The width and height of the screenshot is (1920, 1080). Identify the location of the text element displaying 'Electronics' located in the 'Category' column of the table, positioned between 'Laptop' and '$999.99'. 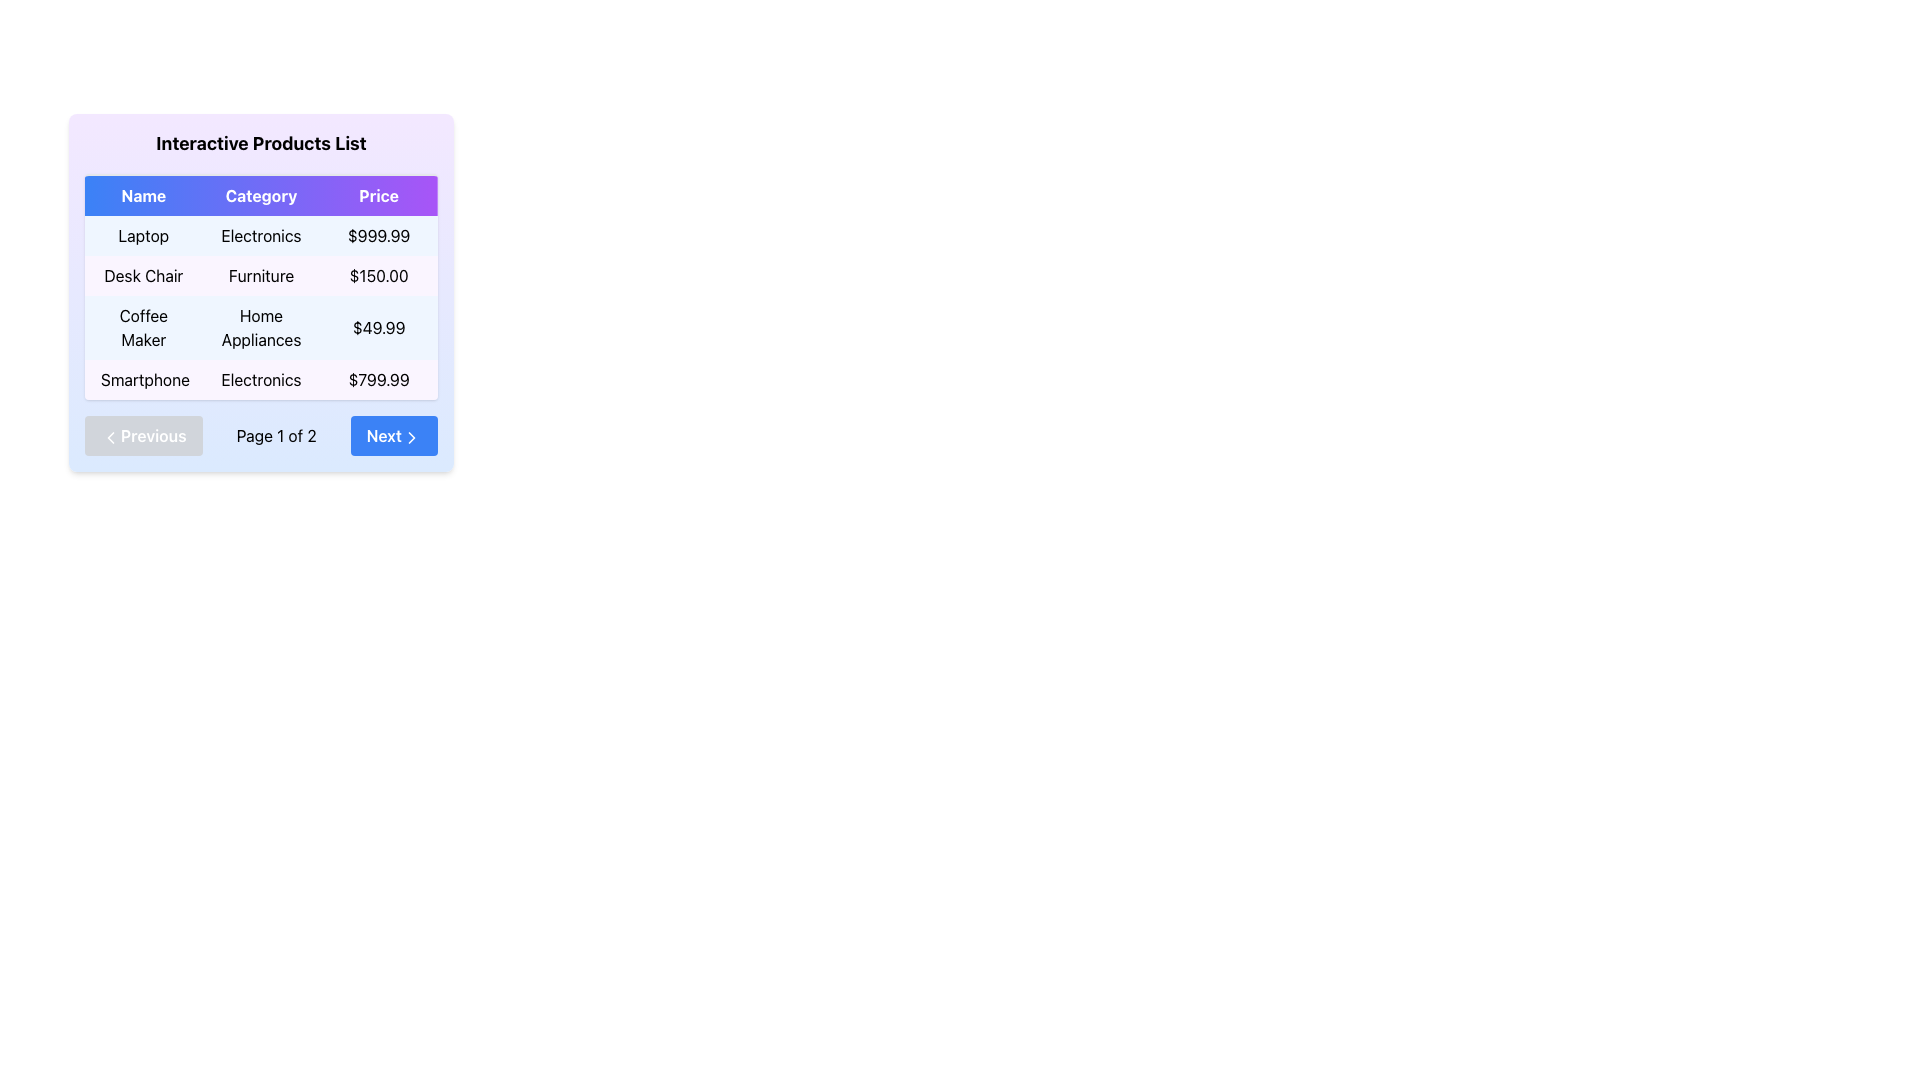
(260, 234).